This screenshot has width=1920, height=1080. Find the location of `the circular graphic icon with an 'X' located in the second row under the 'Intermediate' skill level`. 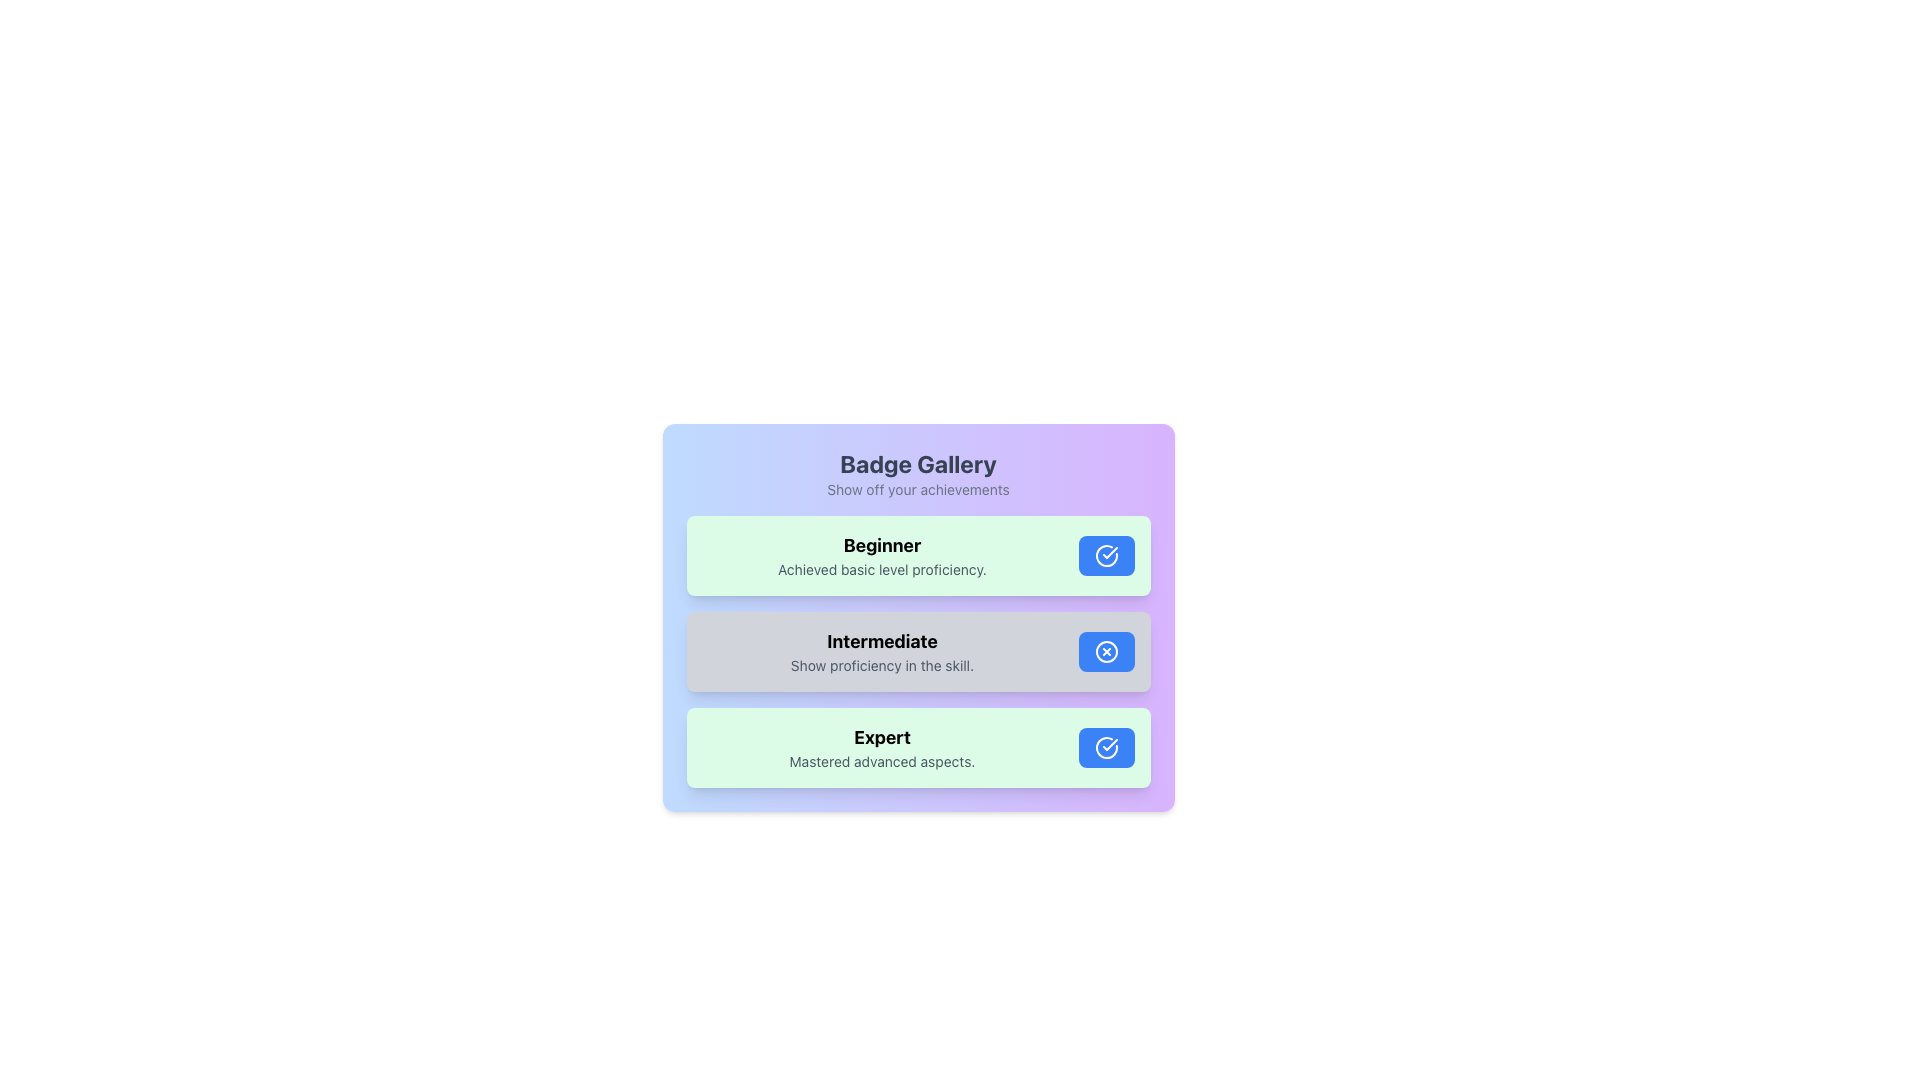

the circular graphic icon with an 'X' located in the second row under the 'Intermediate' skill level is located at coordinates (1105, 651).